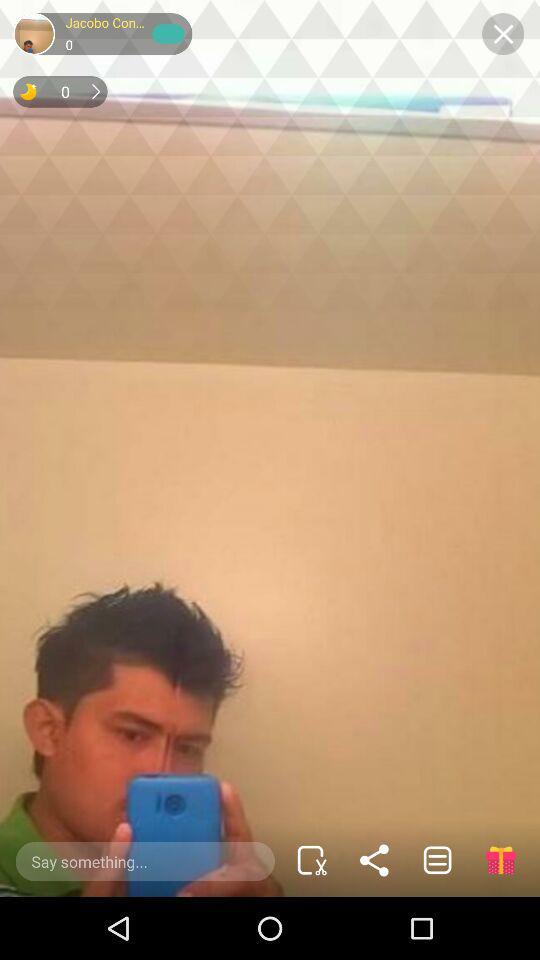 The width and height of the screenshot is (540, 960). Describe the element at coordinates (499, 859) in the screenshot. I see `the gift icon` at that location.